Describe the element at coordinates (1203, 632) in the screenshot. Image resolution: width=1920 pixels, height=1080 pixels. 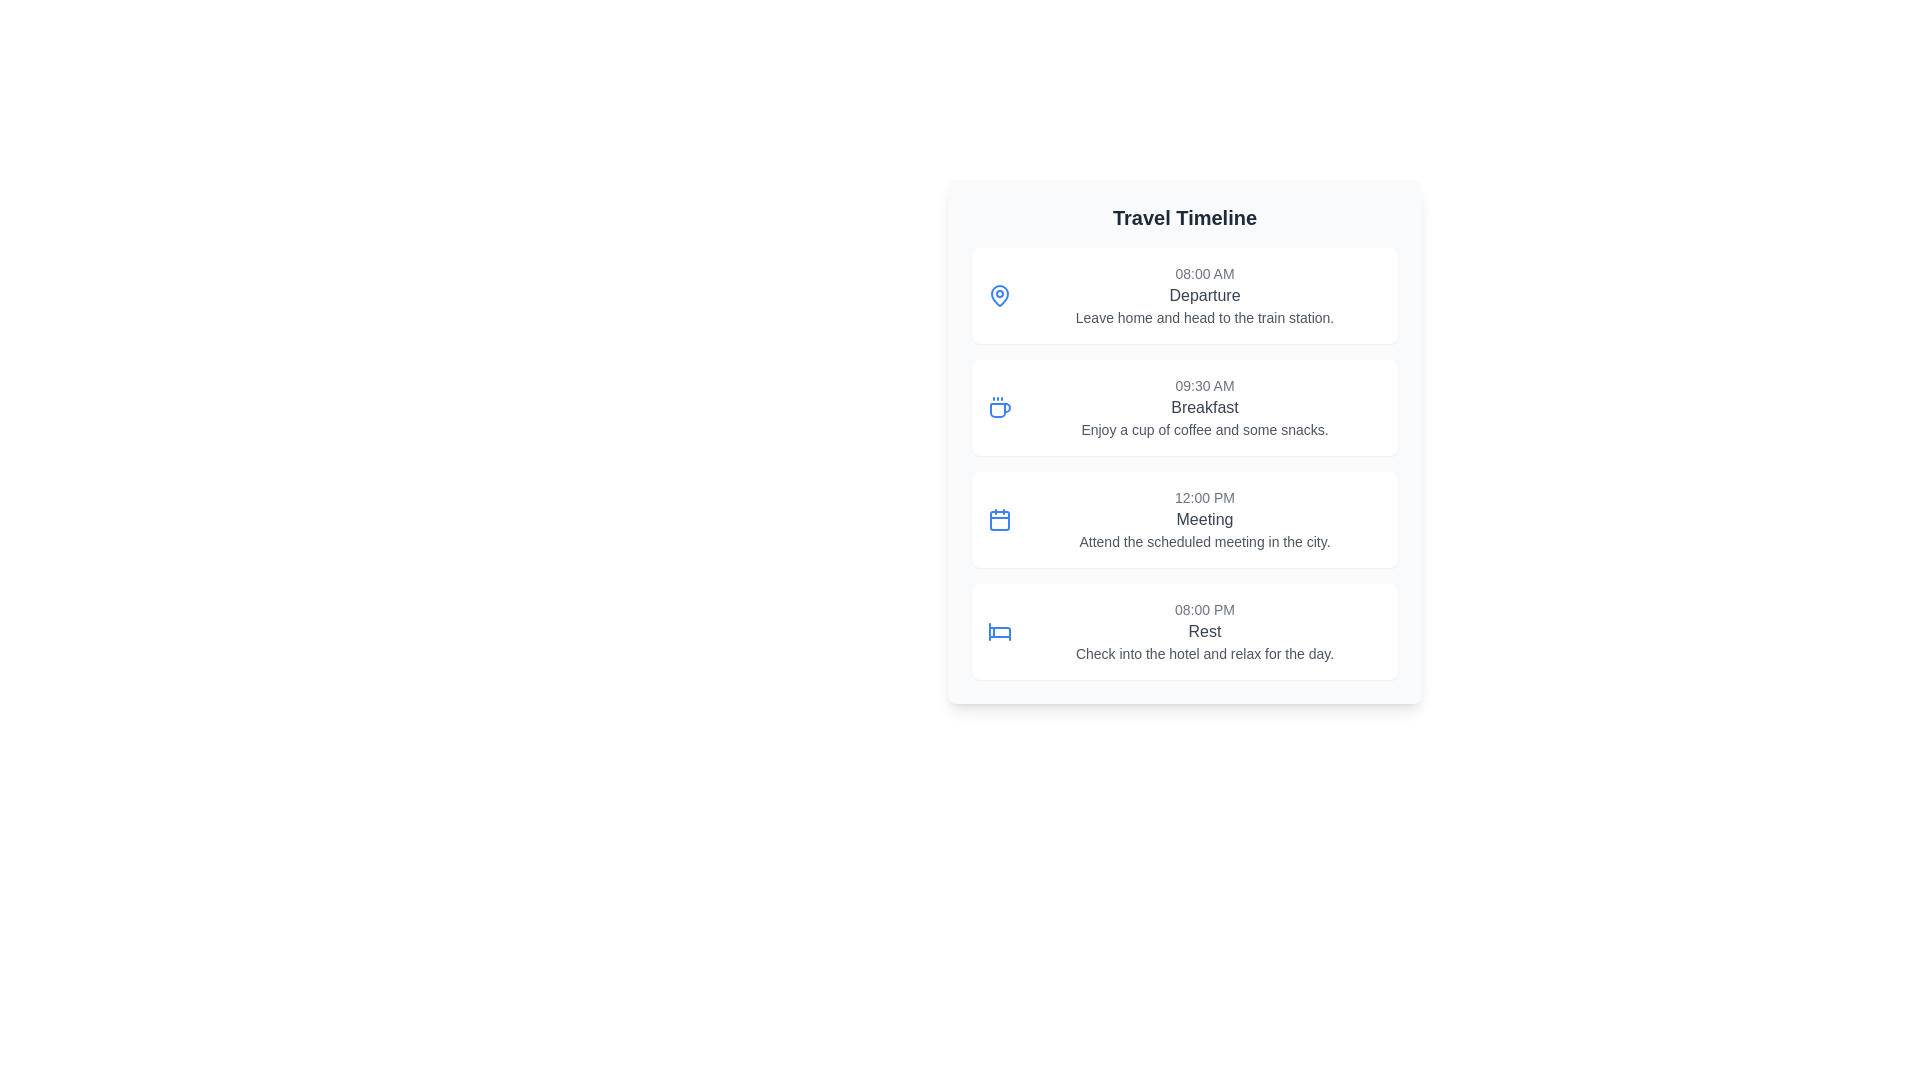
I see `the medium-sized text label displaying 'Rest' in gray color, located below the time '08:00 PM' and above the description in the fourth timeline entry` at that location.